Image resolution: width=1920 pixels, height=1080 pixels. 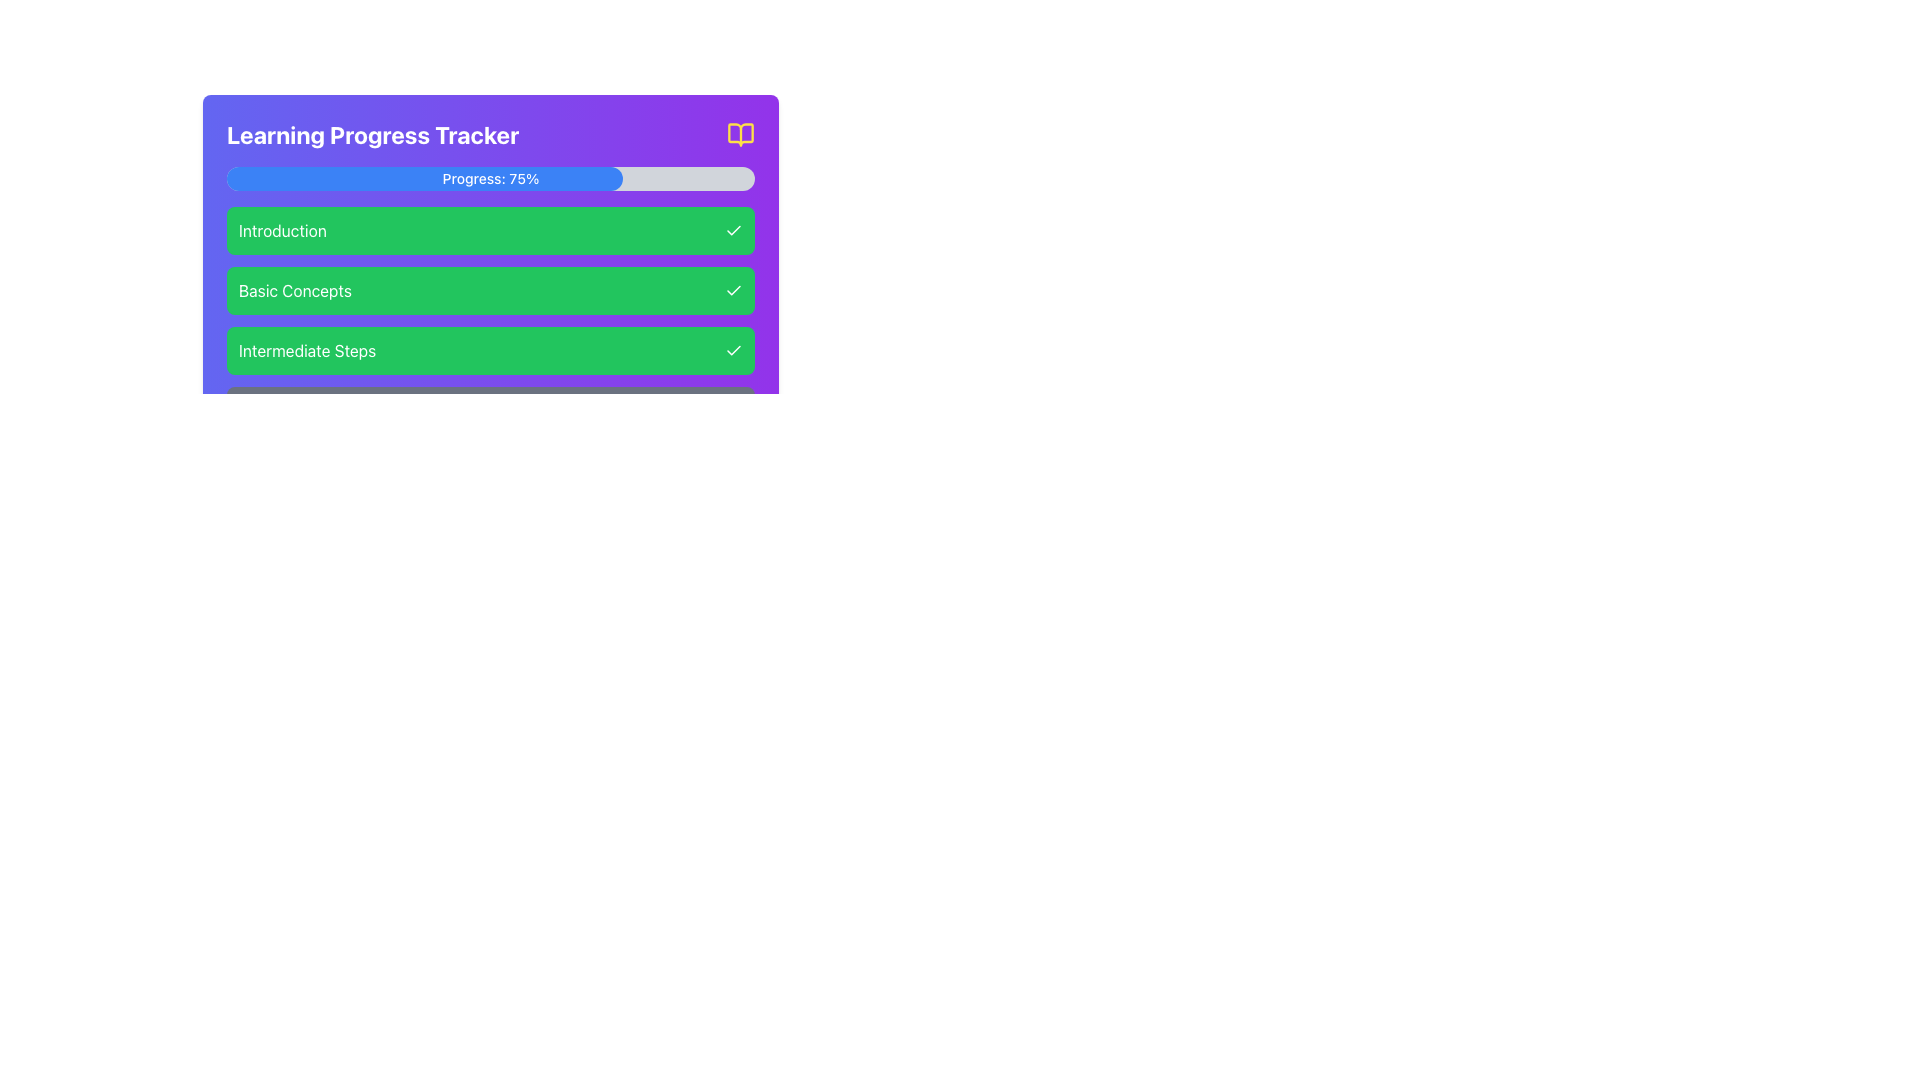 What do you see at coordinates (306, 350) in the screenshot?
I see `the Text Label that indicates progress in the Learning Progress Tracker, specifically the third block from the top, located below 'Introduction' and 'Basic Concepts'` at bounding box center [306, 350].